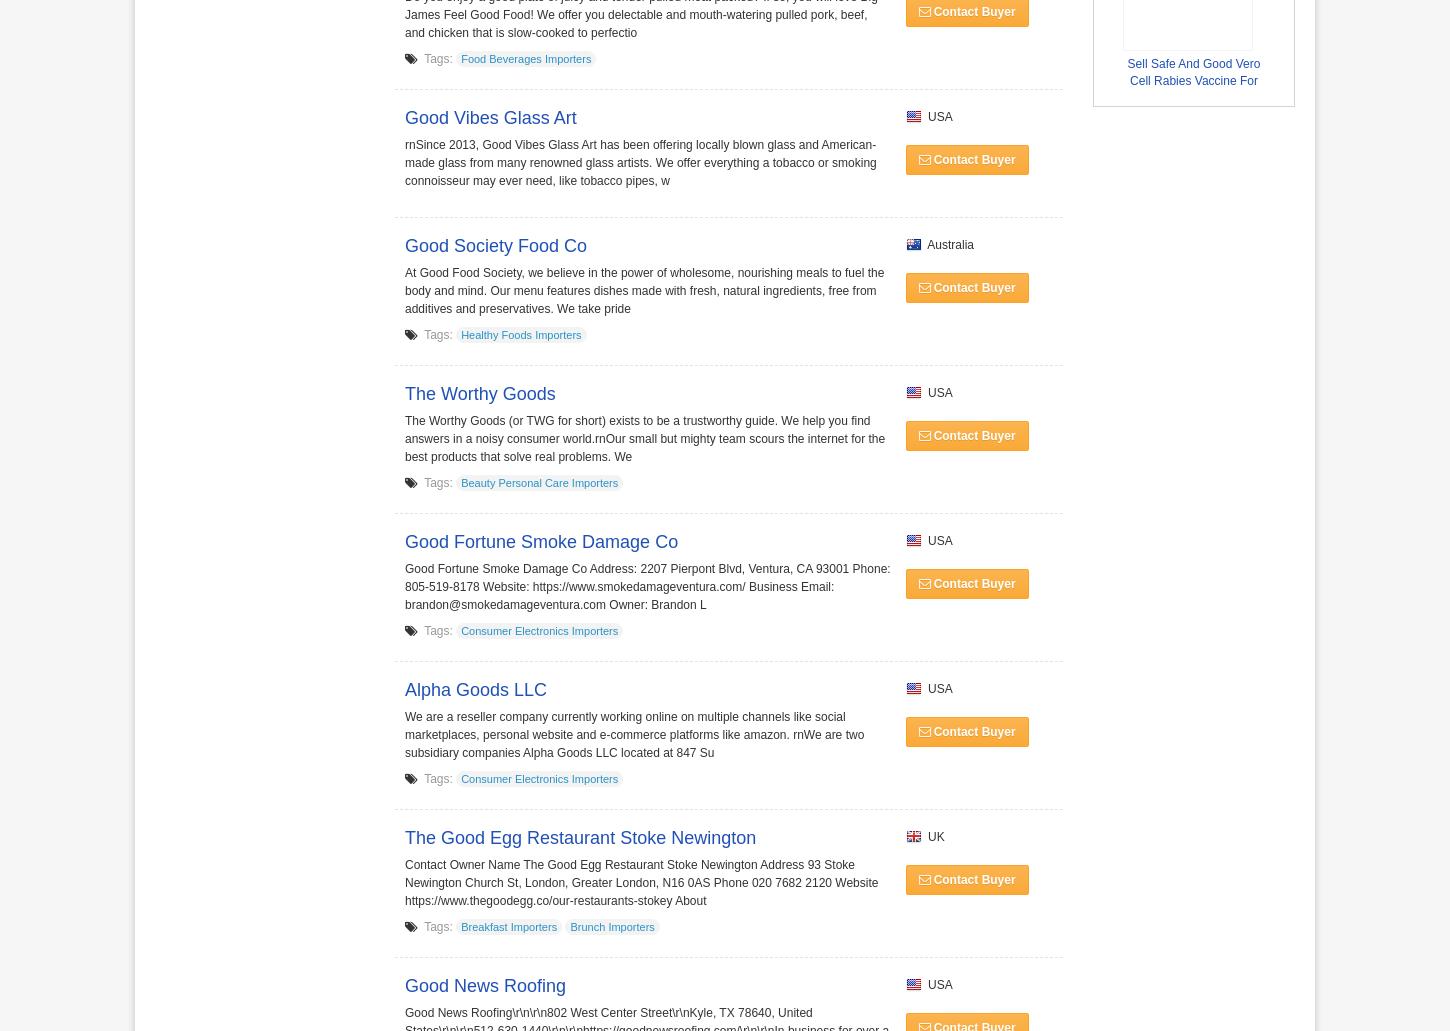  I want to click on 'The Worthy Goods (or TWG for short) exists to be a trustworthy guide. We help you find answers in a noisy consumer world.rnOur small but mighty team scours the internet for the best products that solve real problems. We', so click(643, 438).